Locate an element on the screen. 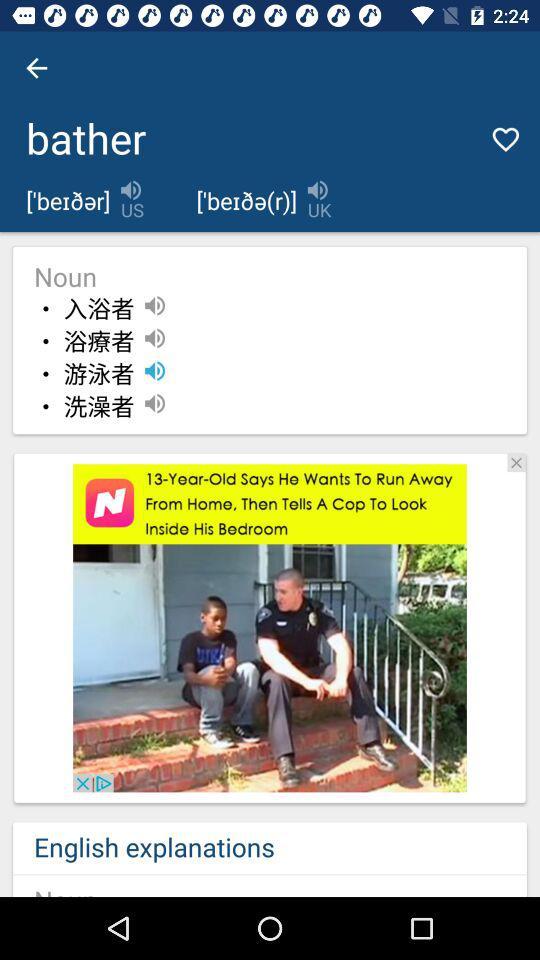  advert pop up is located at coordinates (270, 627).